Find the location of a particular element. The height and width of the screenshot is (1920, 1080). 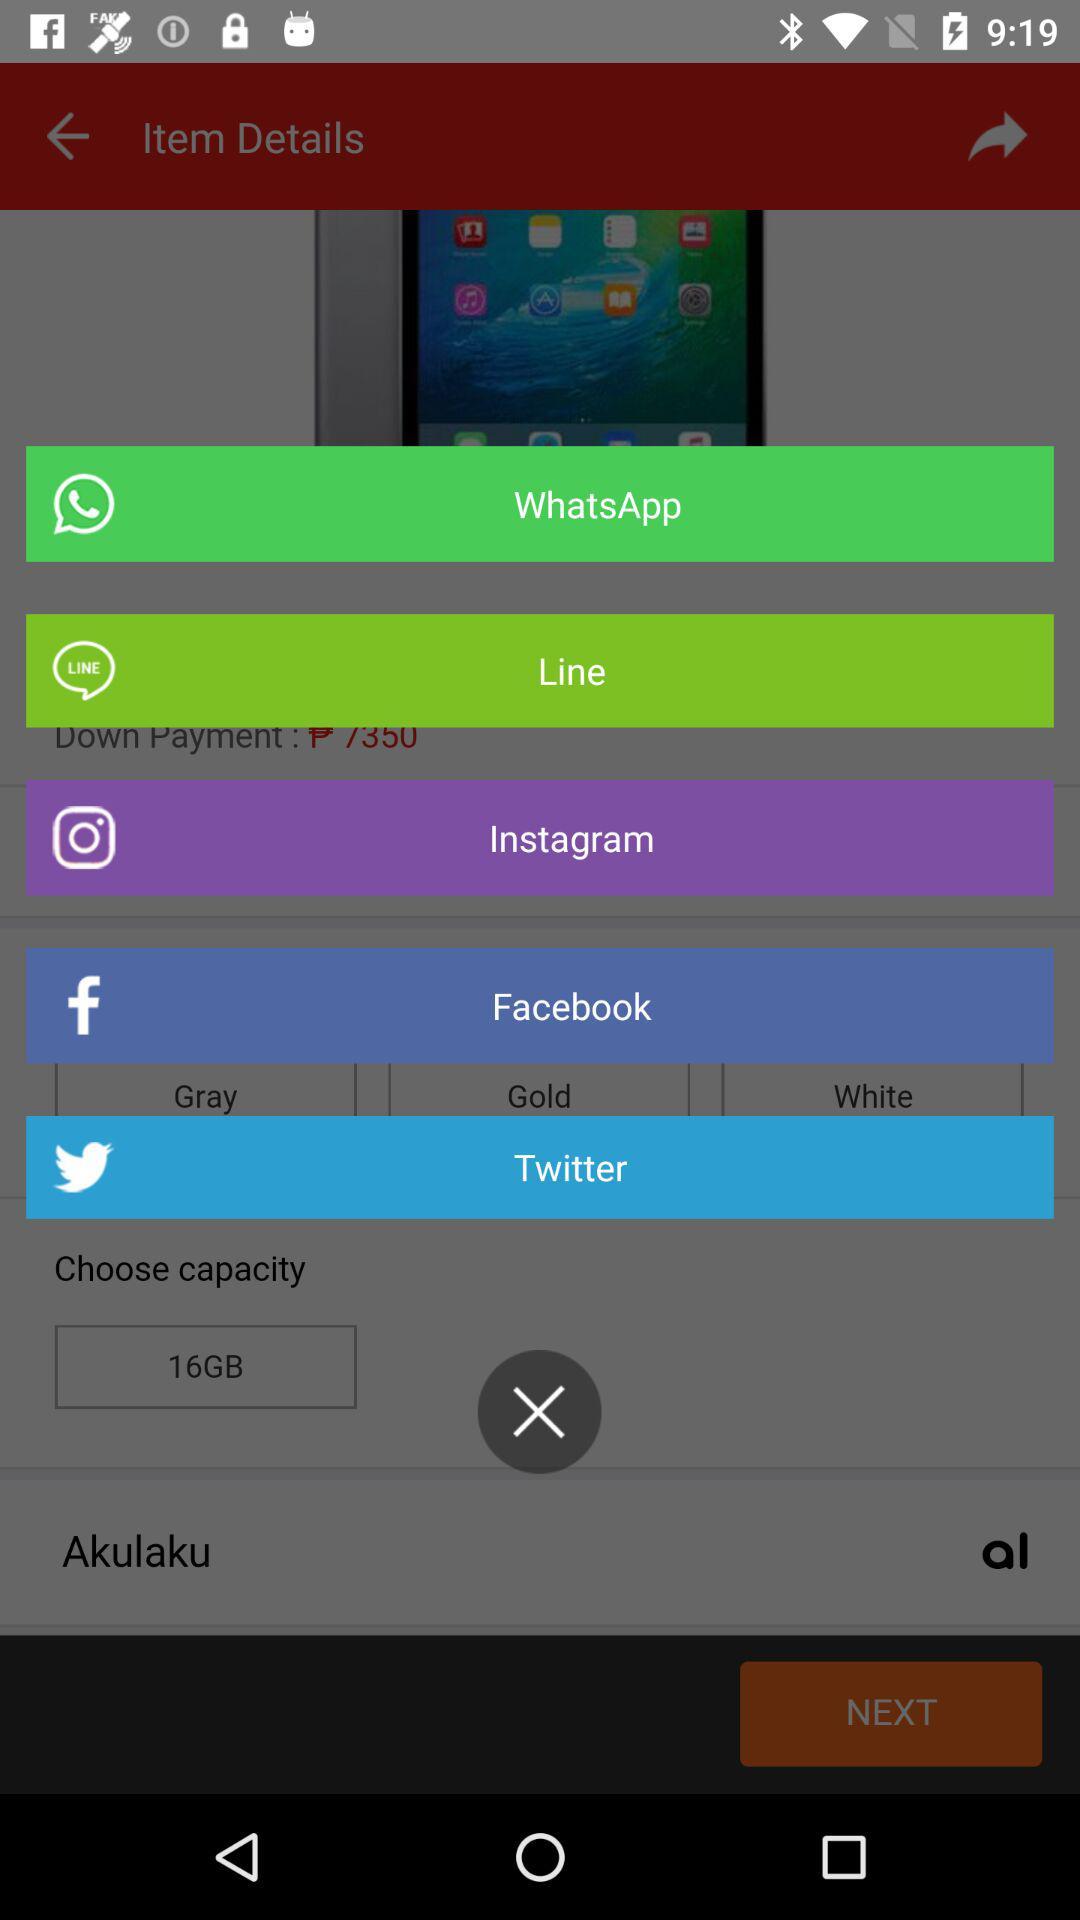

exit share to screen is located at coordinates (538, 1410).